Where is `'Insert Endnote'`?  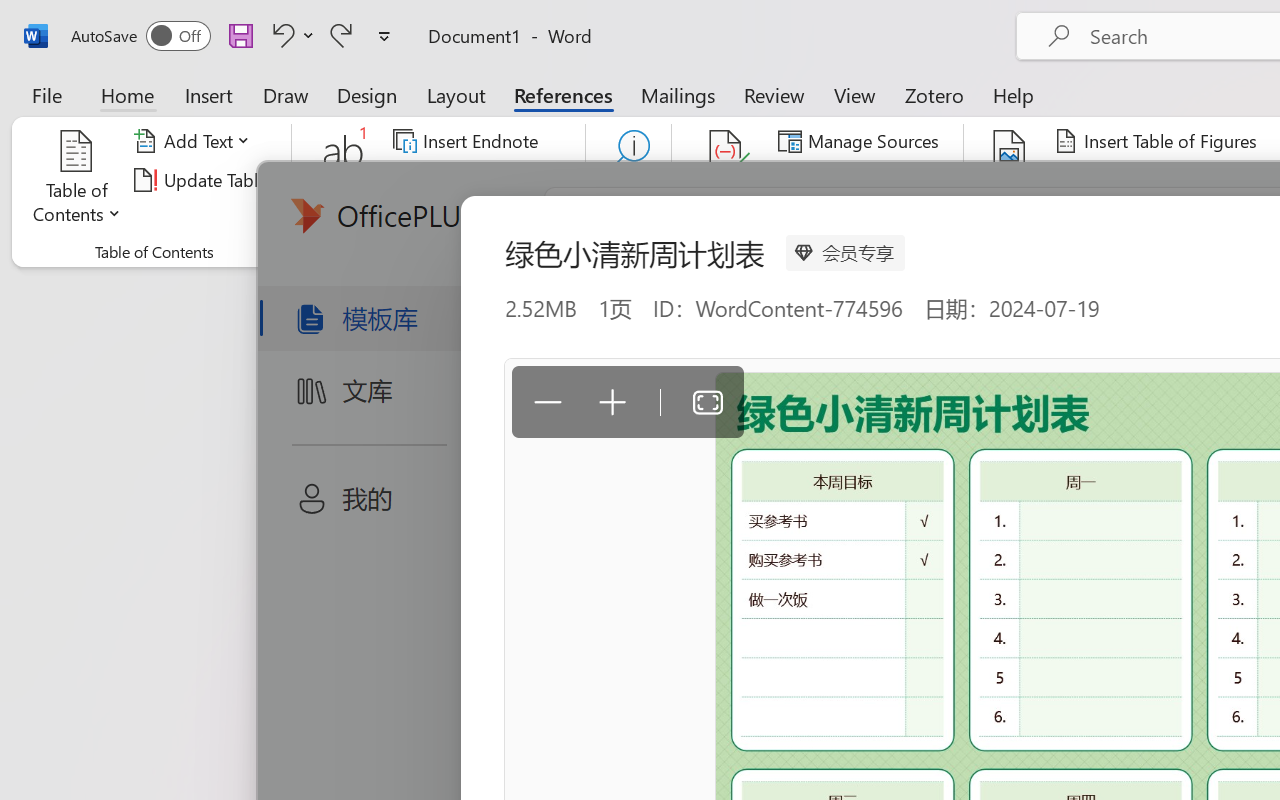
'Insert Endnote' is located at coordinates (467, 141).